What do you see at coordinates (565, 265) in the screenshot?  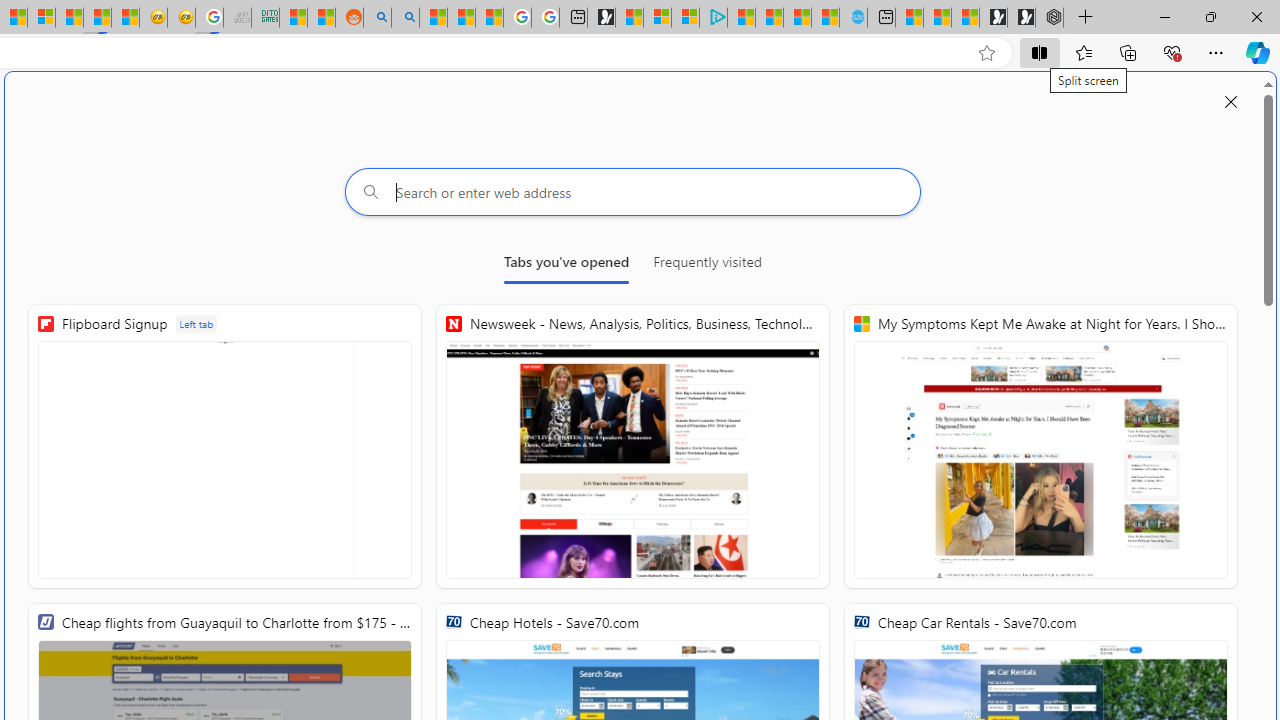 I see `'Tabs you'` at bounding box center [565, 265].